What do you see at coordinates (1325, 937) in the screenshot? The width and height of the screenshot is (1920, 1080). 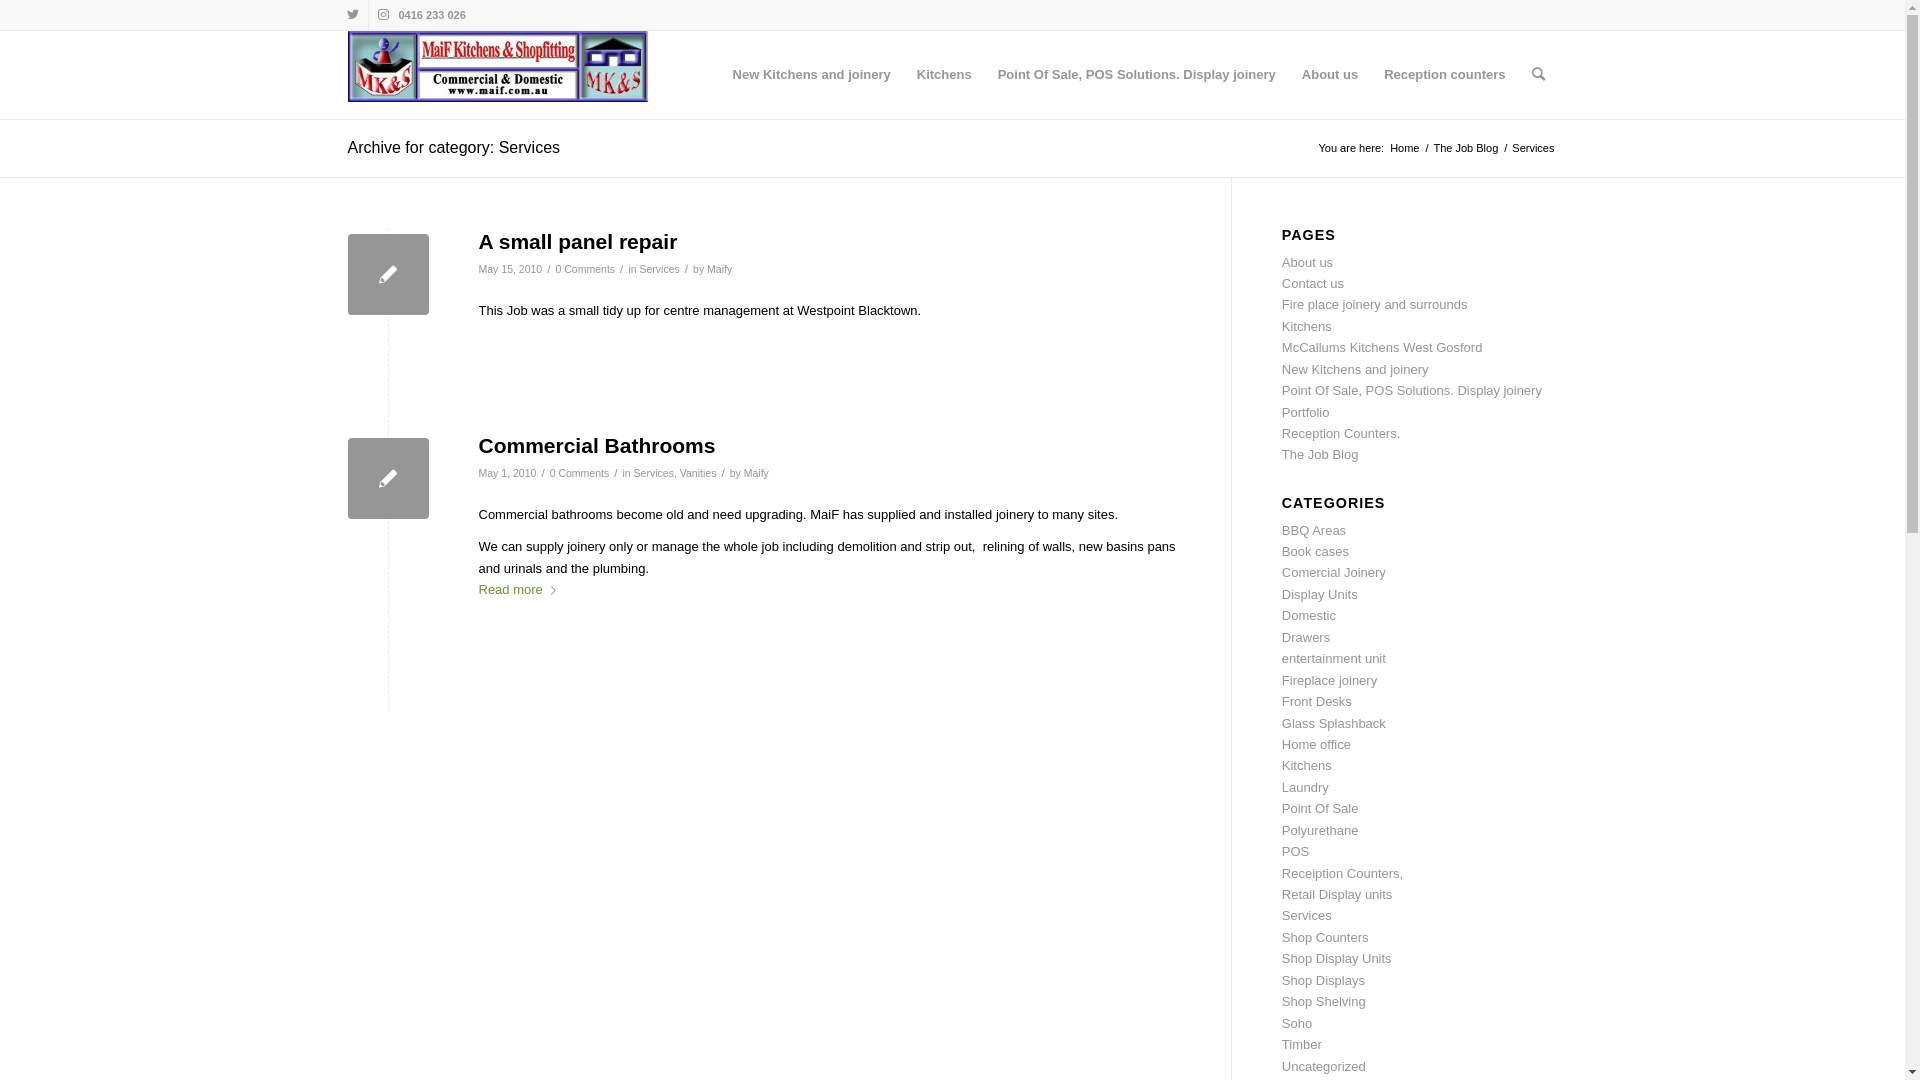 I see `'Shop Counters'` at bounding box center [1325, 937].